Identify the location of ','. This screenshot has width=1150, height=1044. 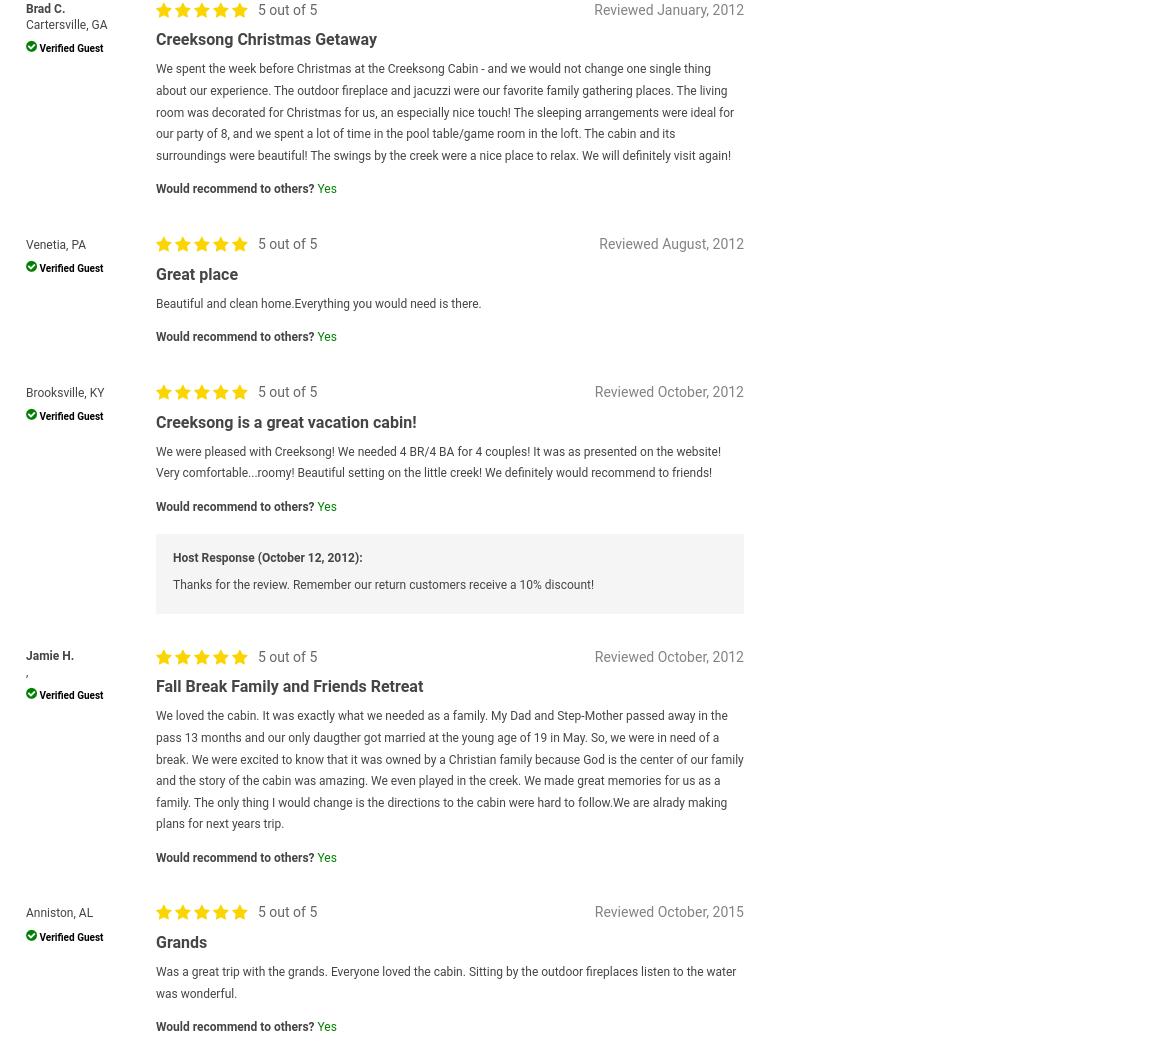
(26, 669).